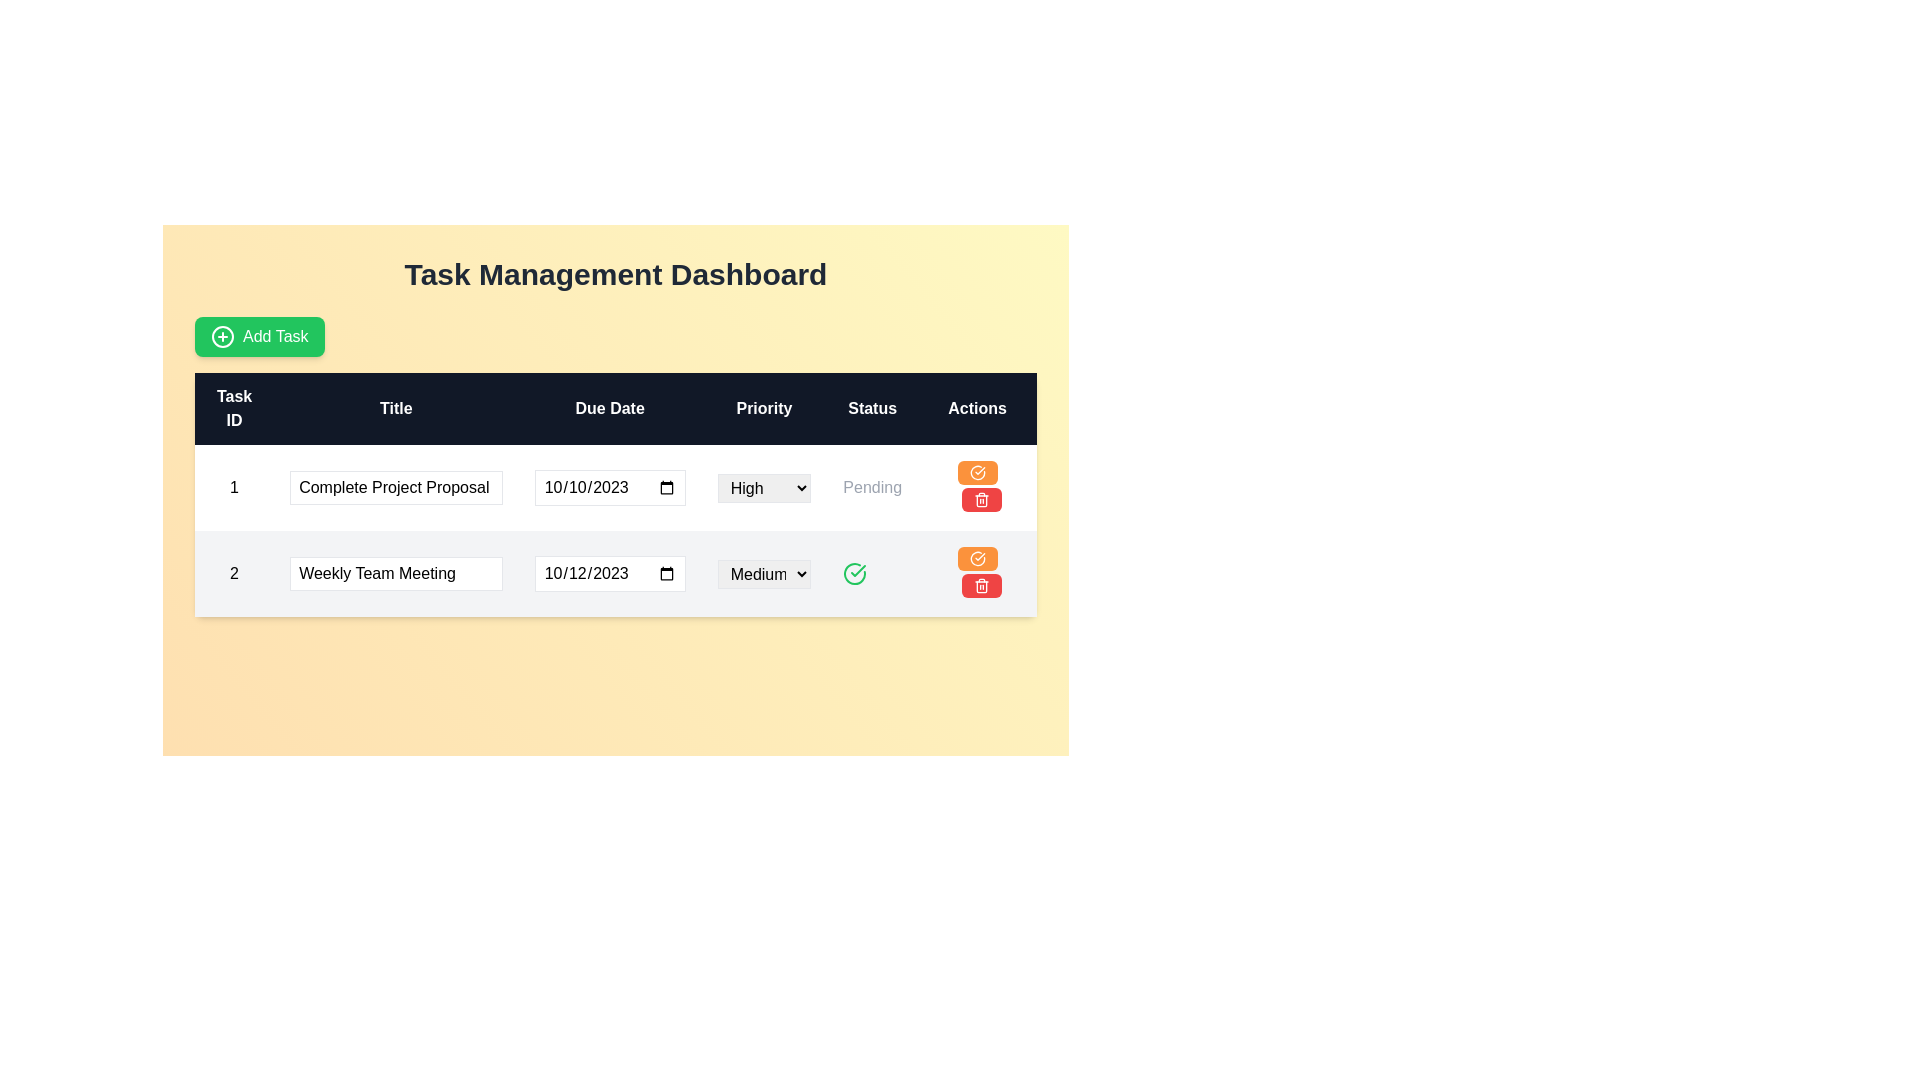  I want to click on the Decorative SVG Circle, which is the innermost part of the 'plus inside a circle' pattern located to the left of the green 'Add Task' button on the dashboard interface, so click(222, 335).